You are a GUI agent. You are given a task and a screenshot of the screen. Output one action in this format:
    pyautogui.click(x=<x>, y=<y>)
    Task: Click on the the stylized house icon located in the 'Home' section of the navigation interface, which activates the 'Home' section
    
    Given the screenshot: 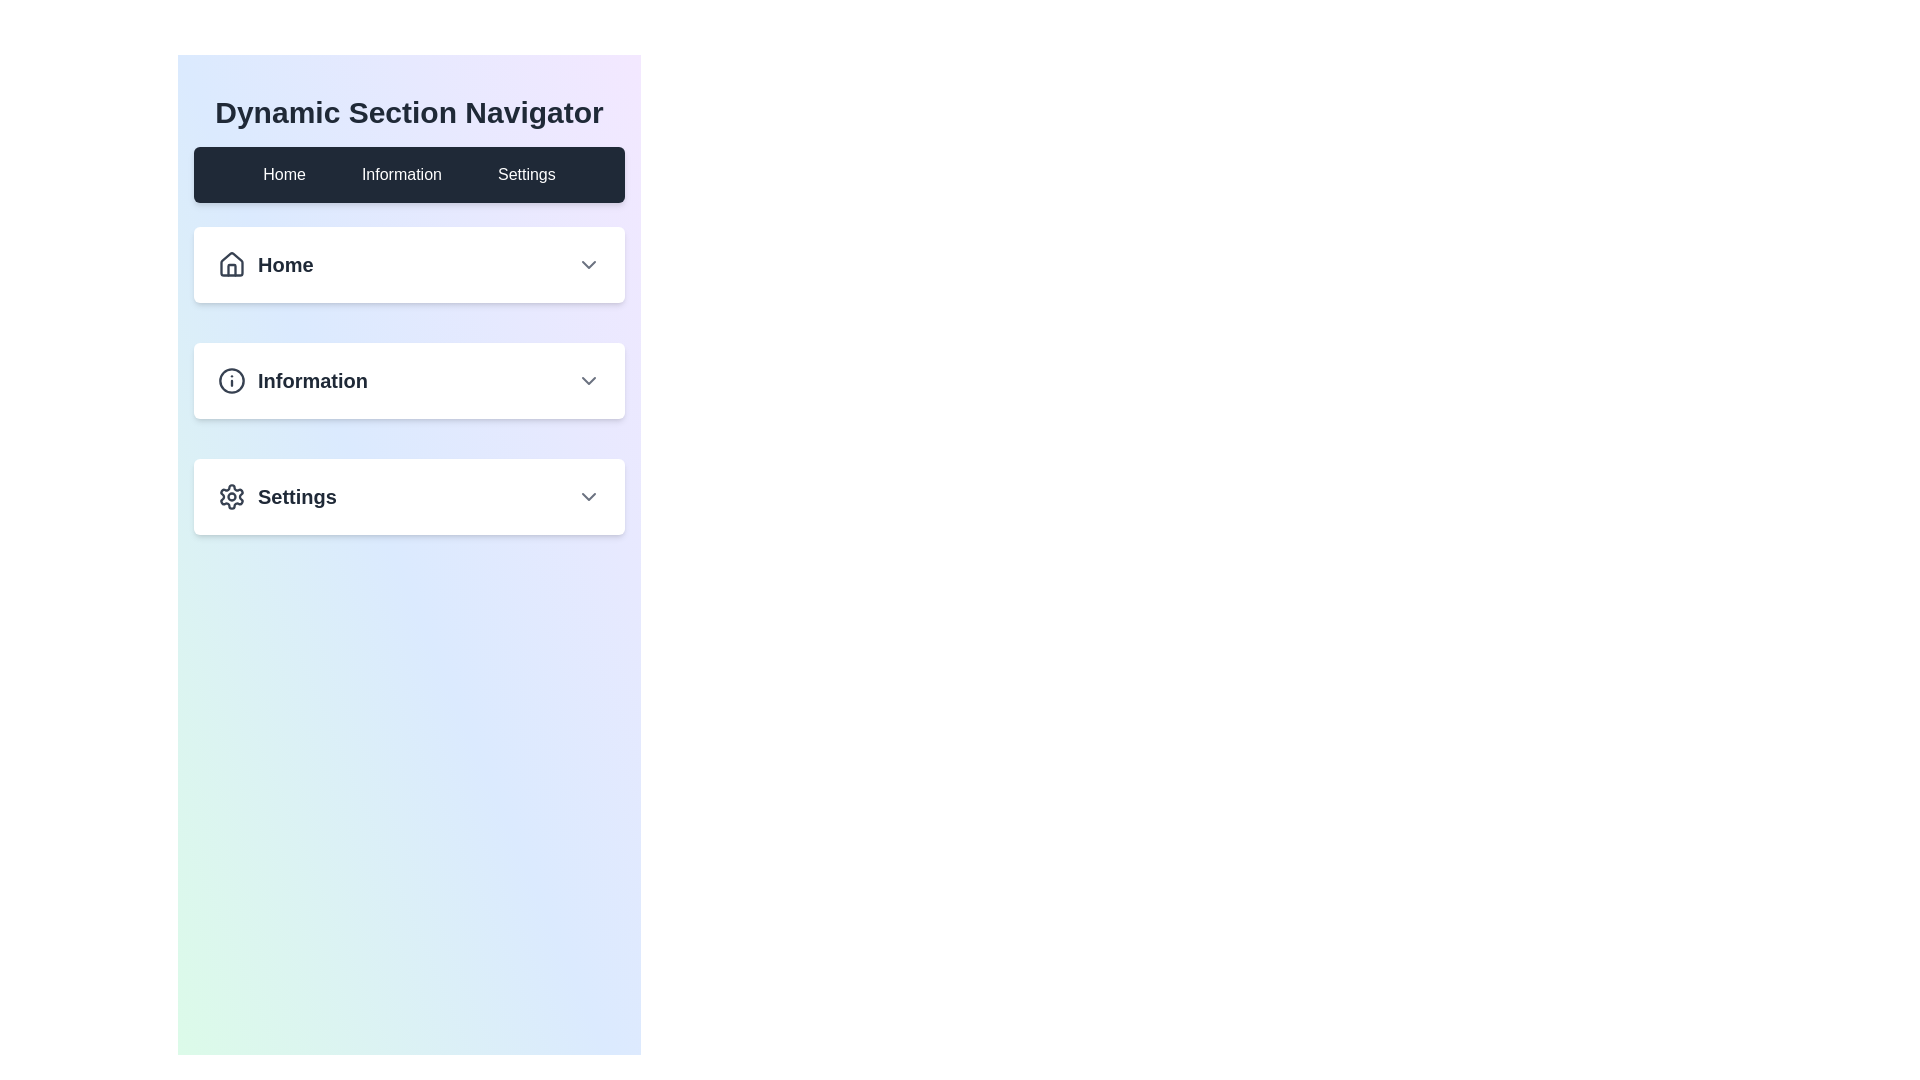 What is the action you would take?
    pyautogui.click(x=231, y=270)
    